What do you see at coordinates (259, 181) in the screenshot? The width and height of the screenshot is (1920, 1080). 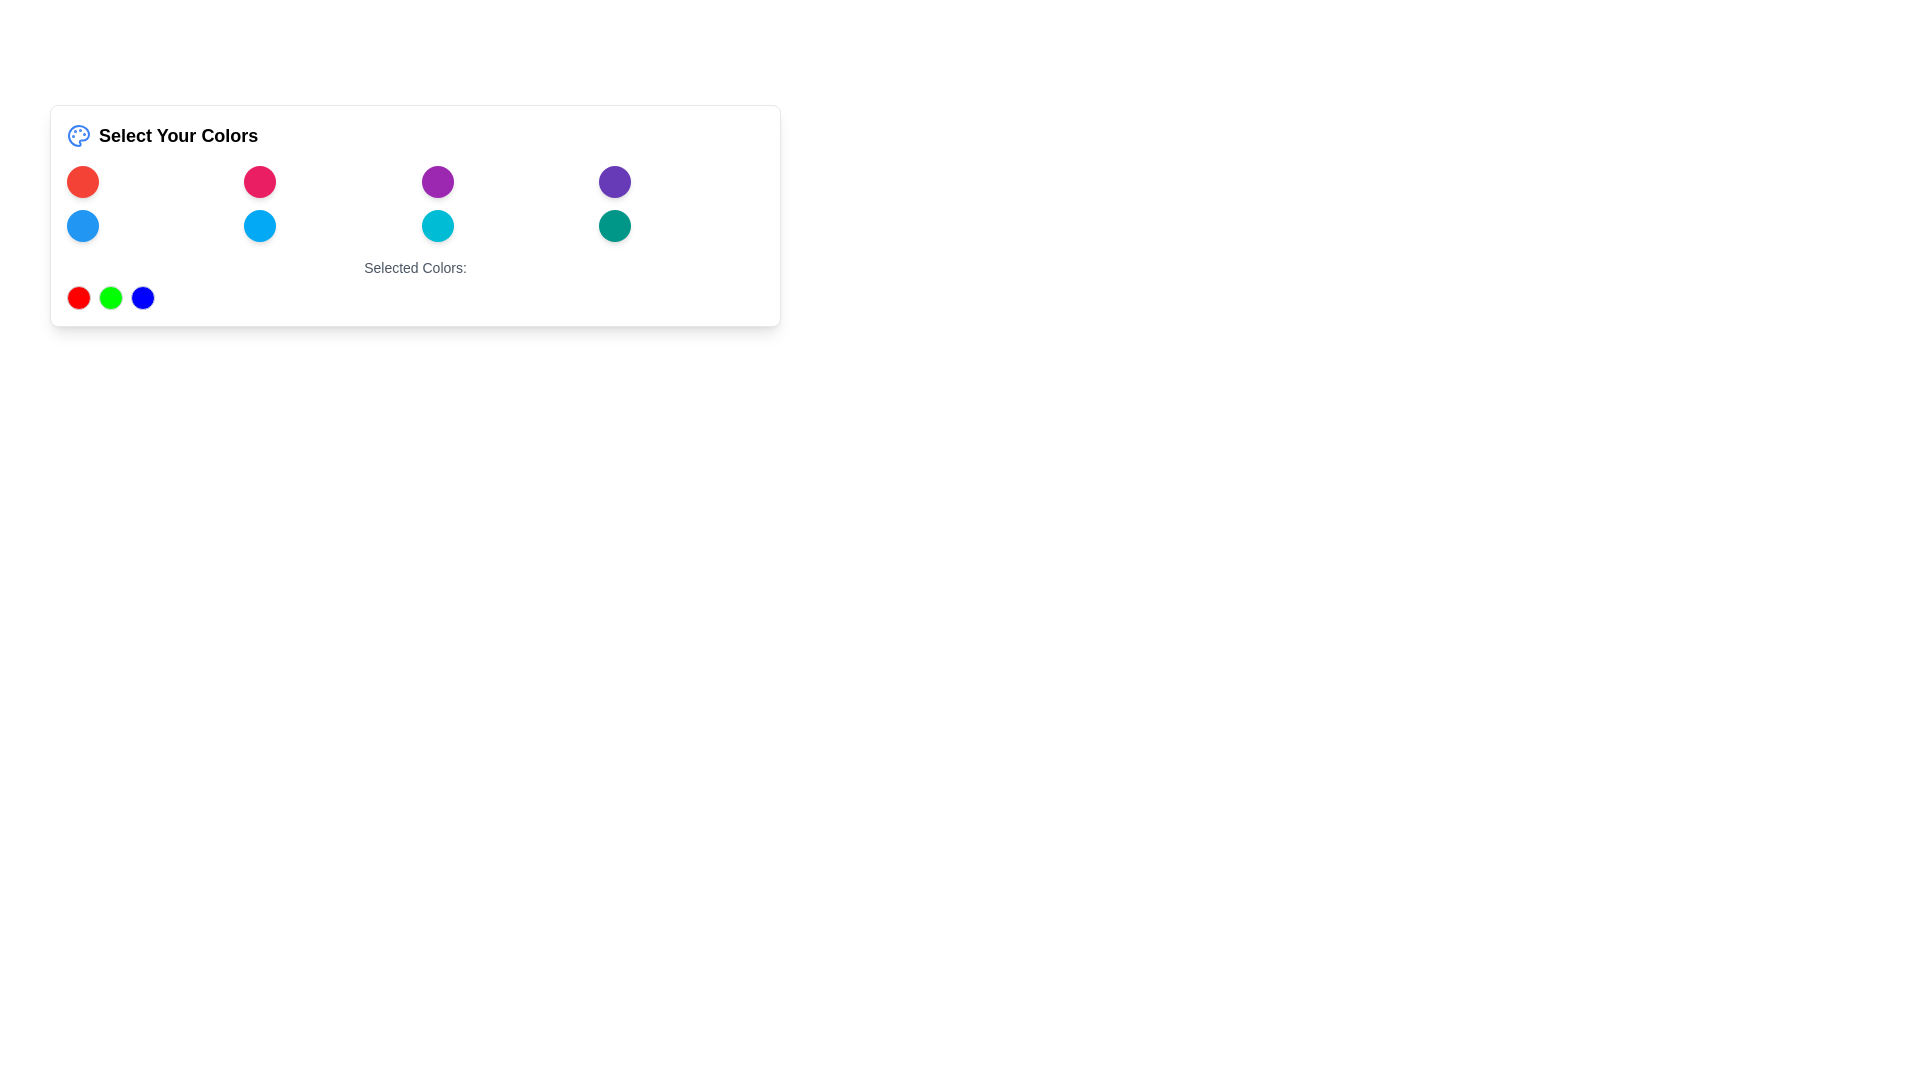 I see `the small, circular pink button located in the second column of the grid in the 'Select Your Colors' card` at bounding box center [259, 181].